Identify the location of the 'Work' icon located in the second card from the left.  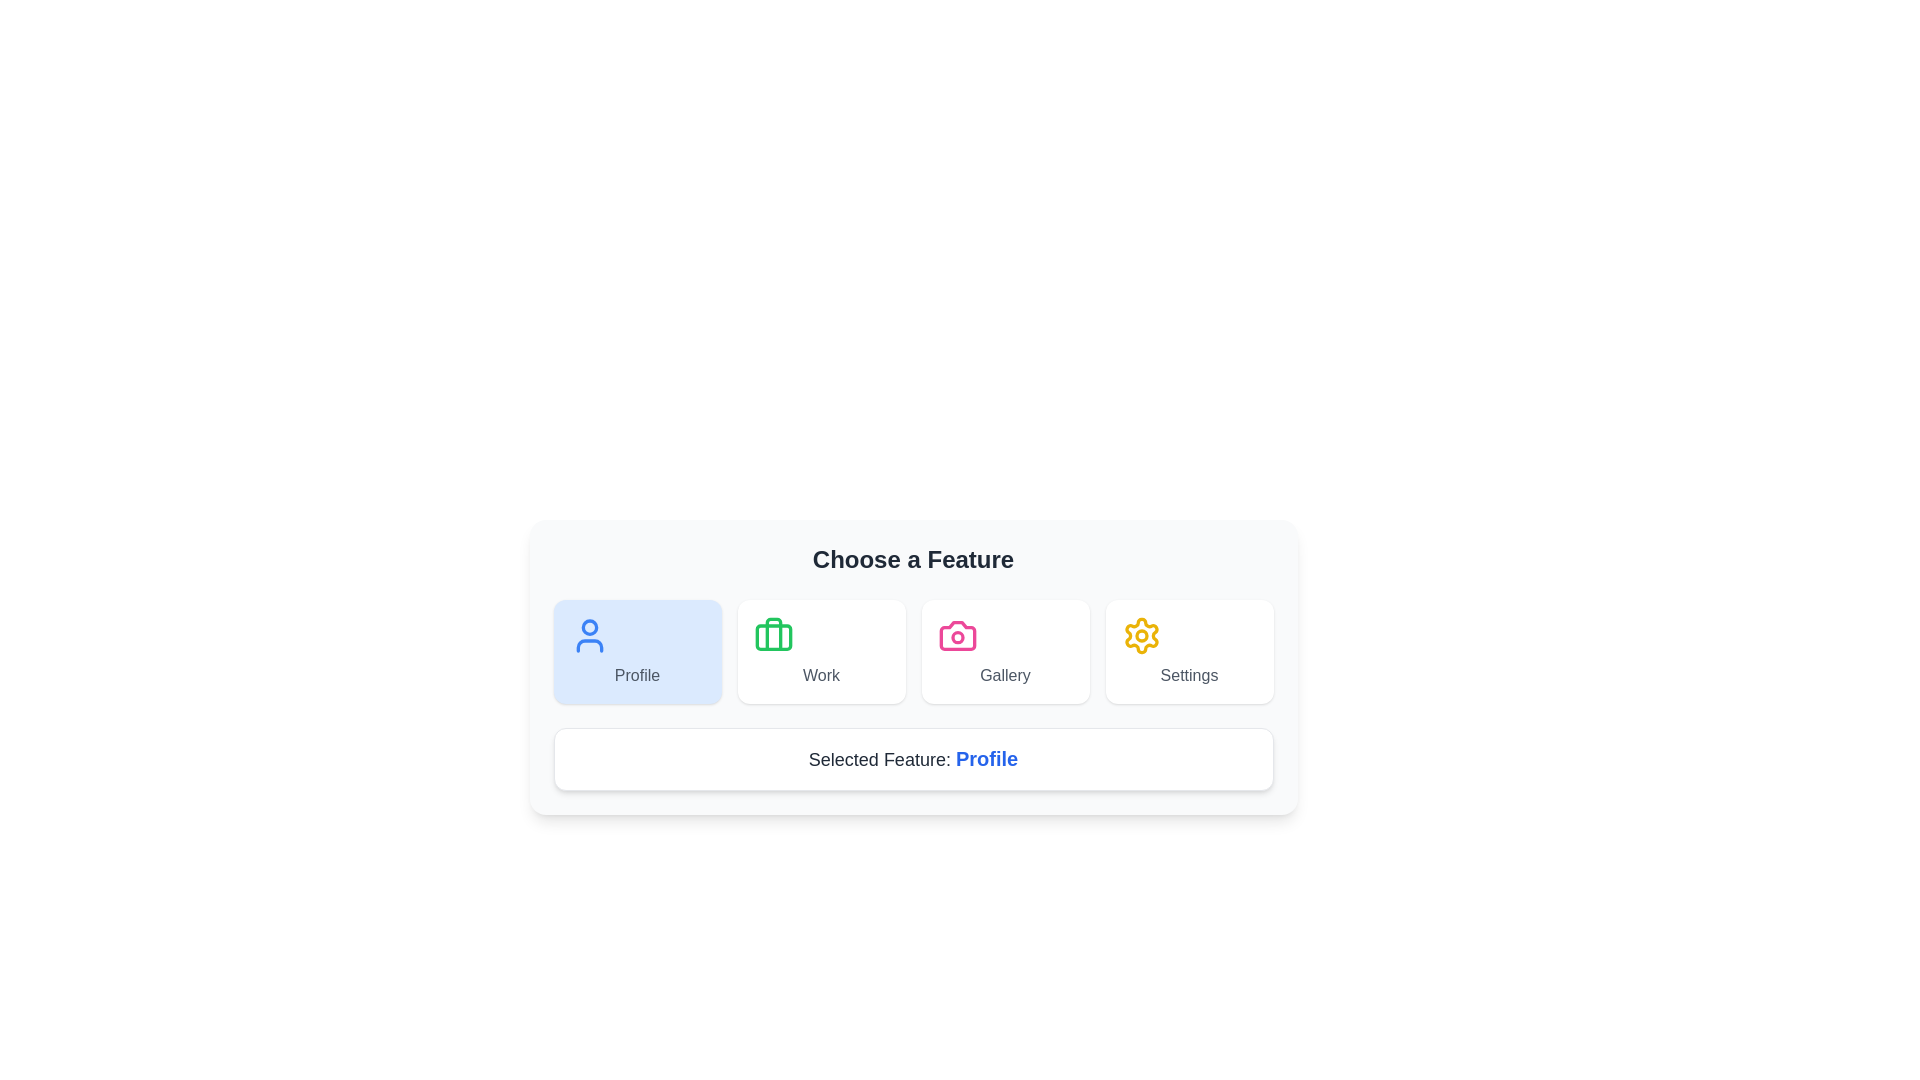
(772, 636).